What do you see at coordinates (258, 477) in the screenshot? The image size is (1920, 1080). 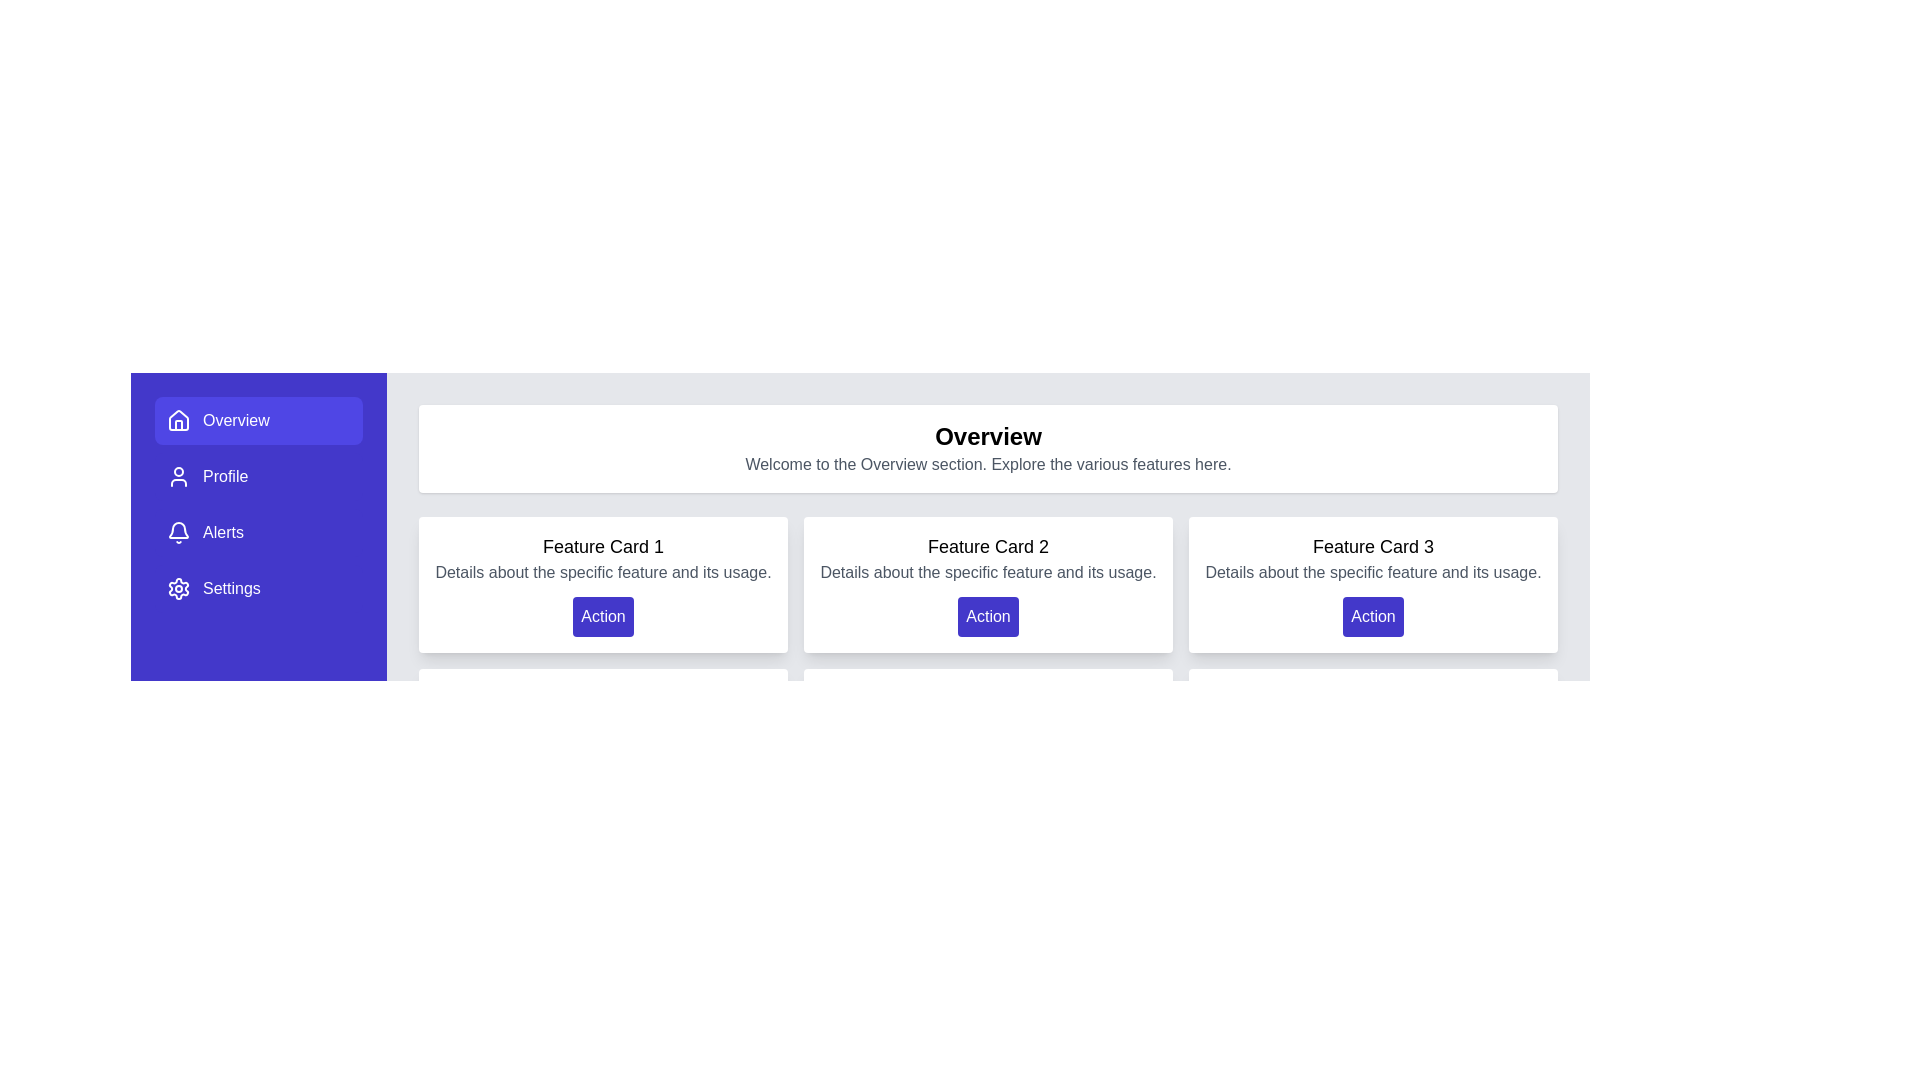 I see `the 'Profile' navigational button located in the vertical sidebar menu, which is the second entry following the 'Overview' button` at bounding box center [258, 477].